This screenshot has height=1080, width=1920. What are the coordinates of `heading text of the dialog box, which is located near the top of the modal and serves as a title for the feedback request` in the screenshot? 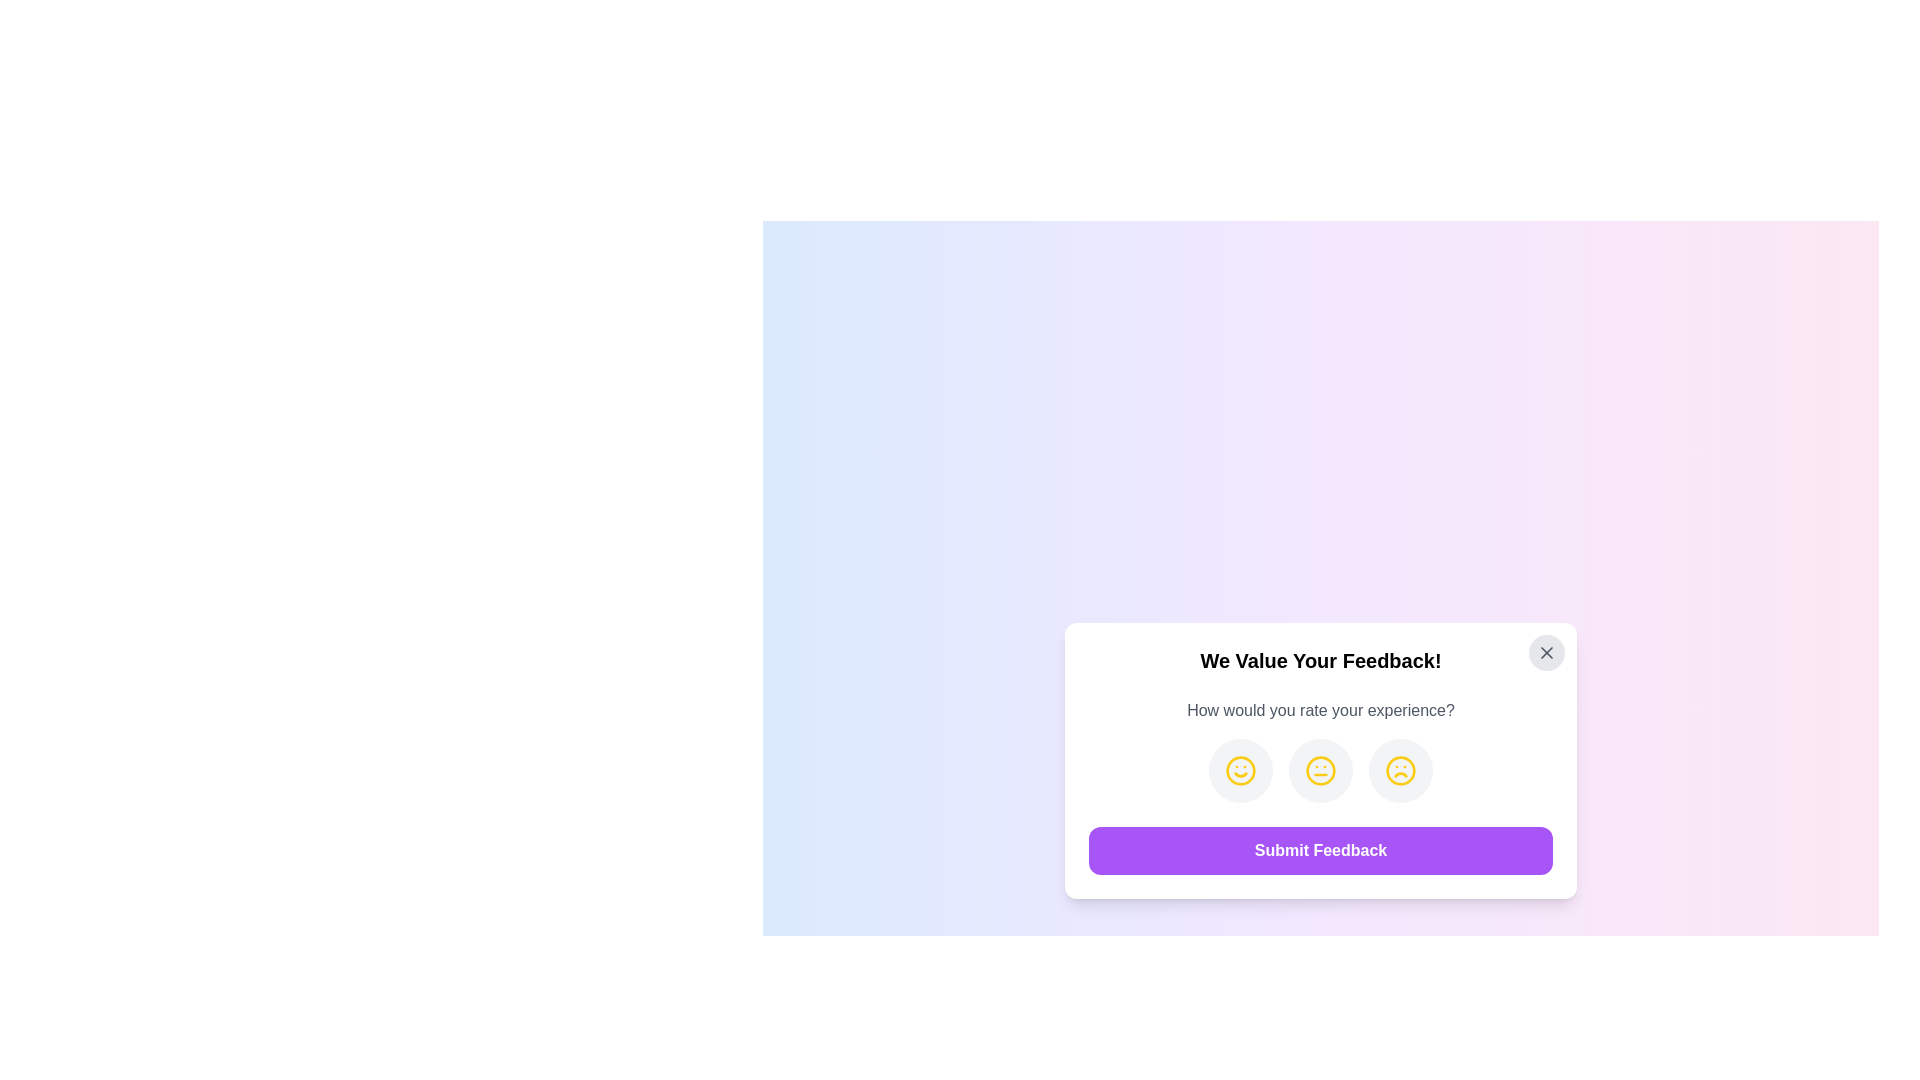 It's located at (1320, 660).